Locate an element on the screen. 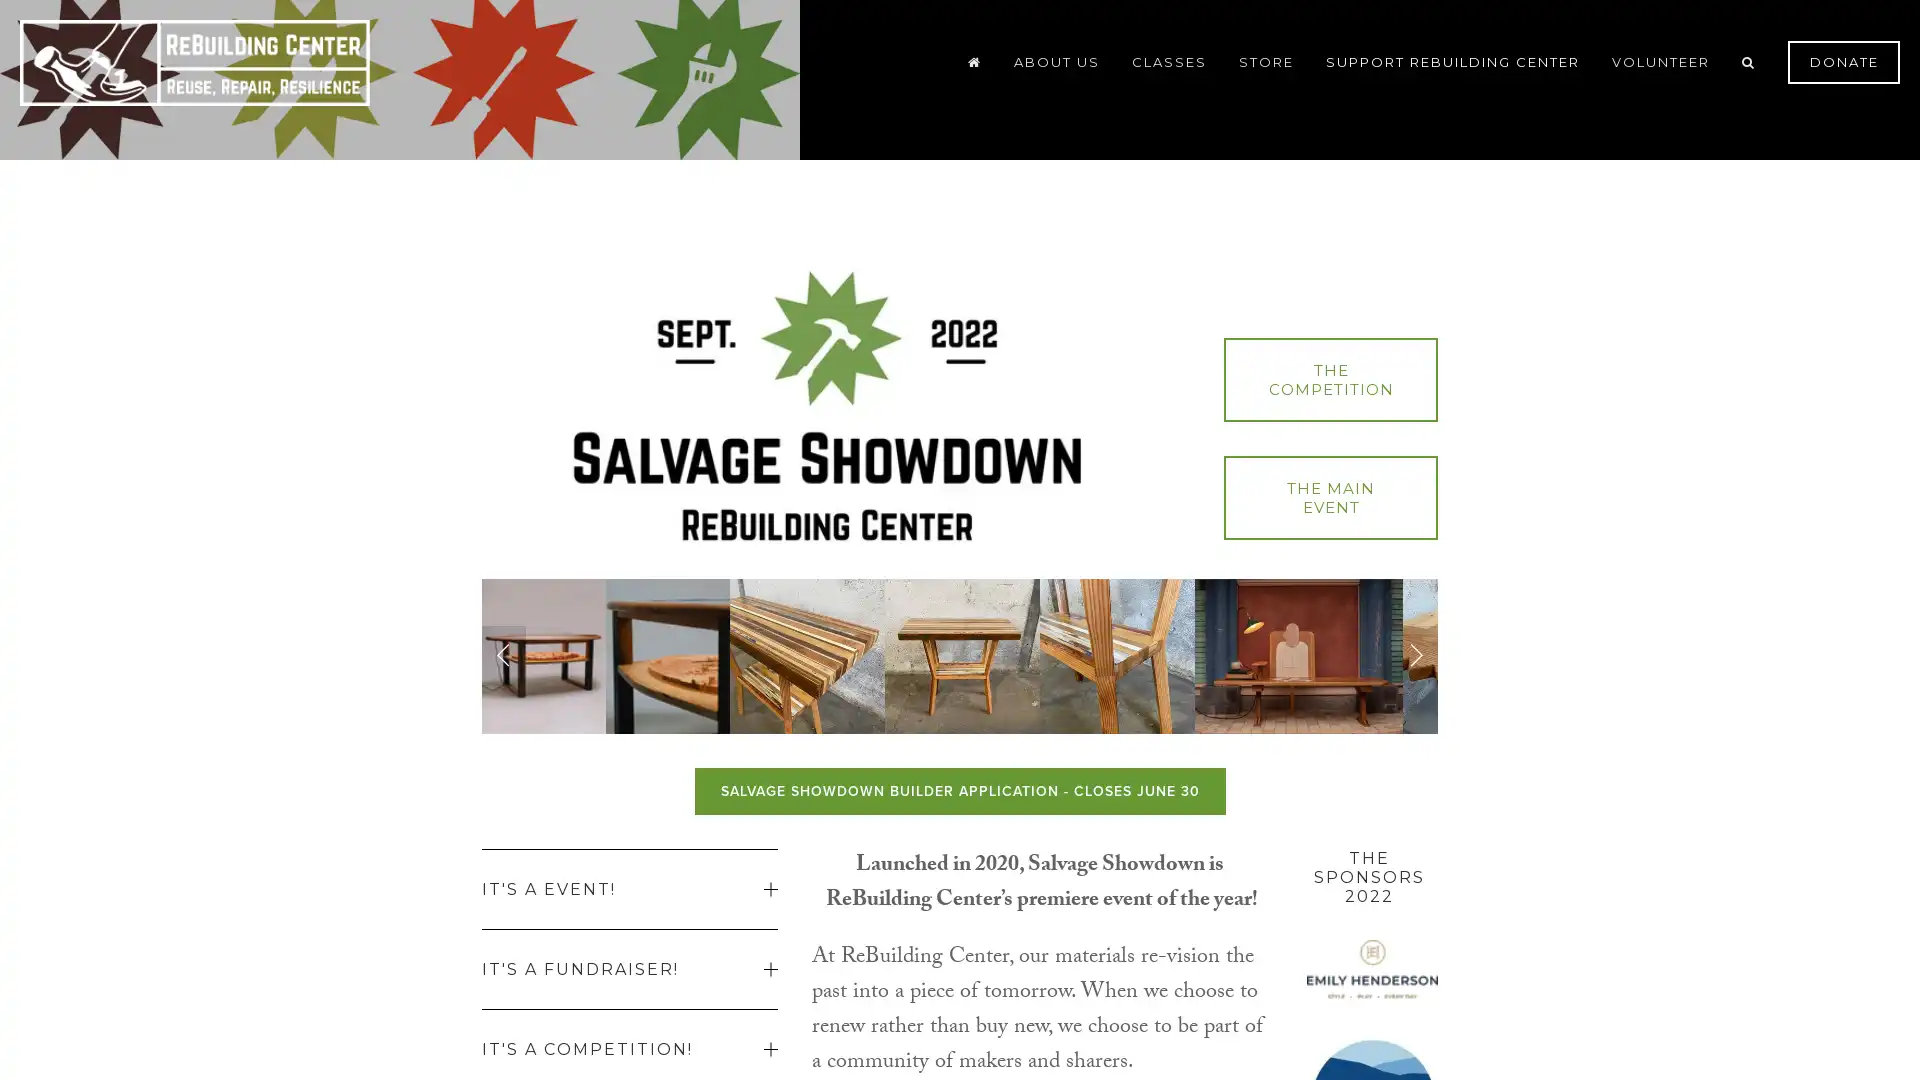 This screenshot has height=1080, width=1920. IT'S A EVENT! is located at coordinates (628, 887).